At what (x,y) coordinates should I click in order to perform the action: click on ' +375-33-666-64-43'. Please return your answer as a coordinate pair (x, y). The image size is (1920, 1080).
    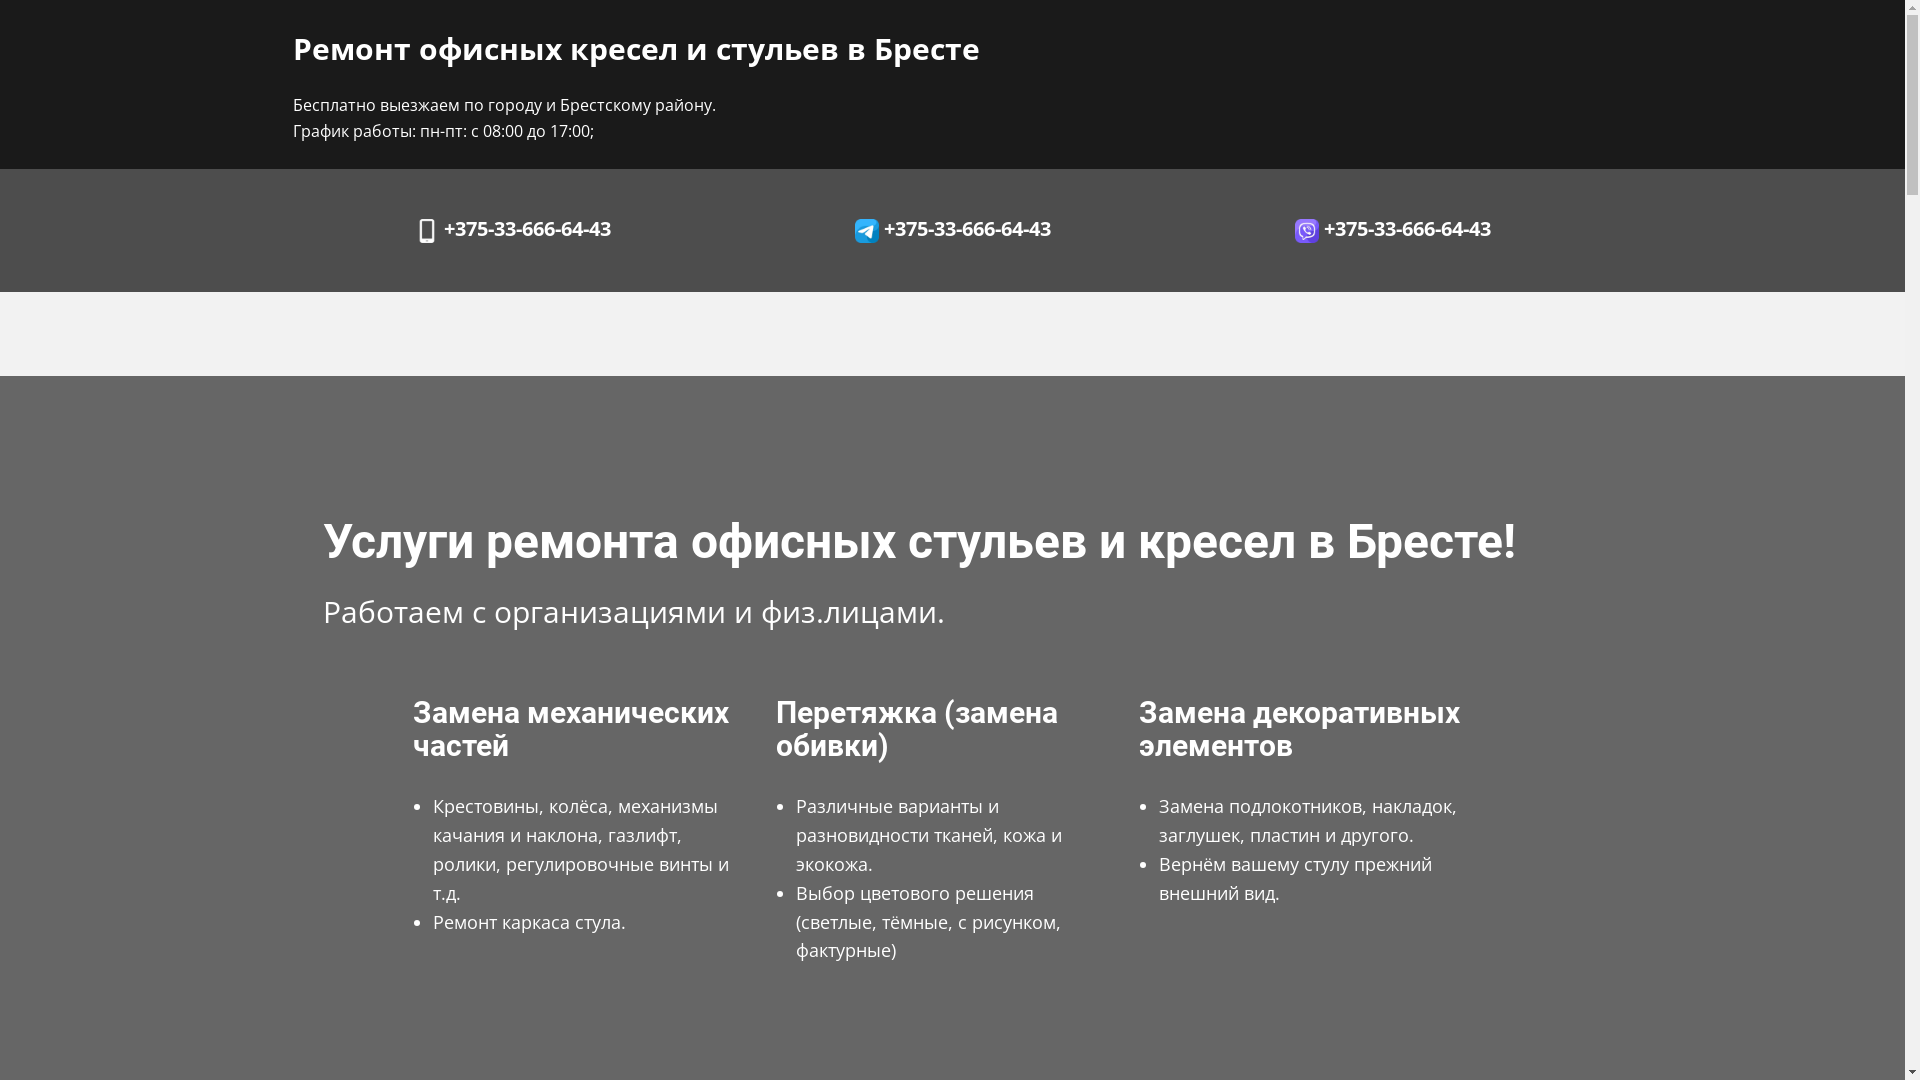
    Looking at the image, I should click on (950, 229).